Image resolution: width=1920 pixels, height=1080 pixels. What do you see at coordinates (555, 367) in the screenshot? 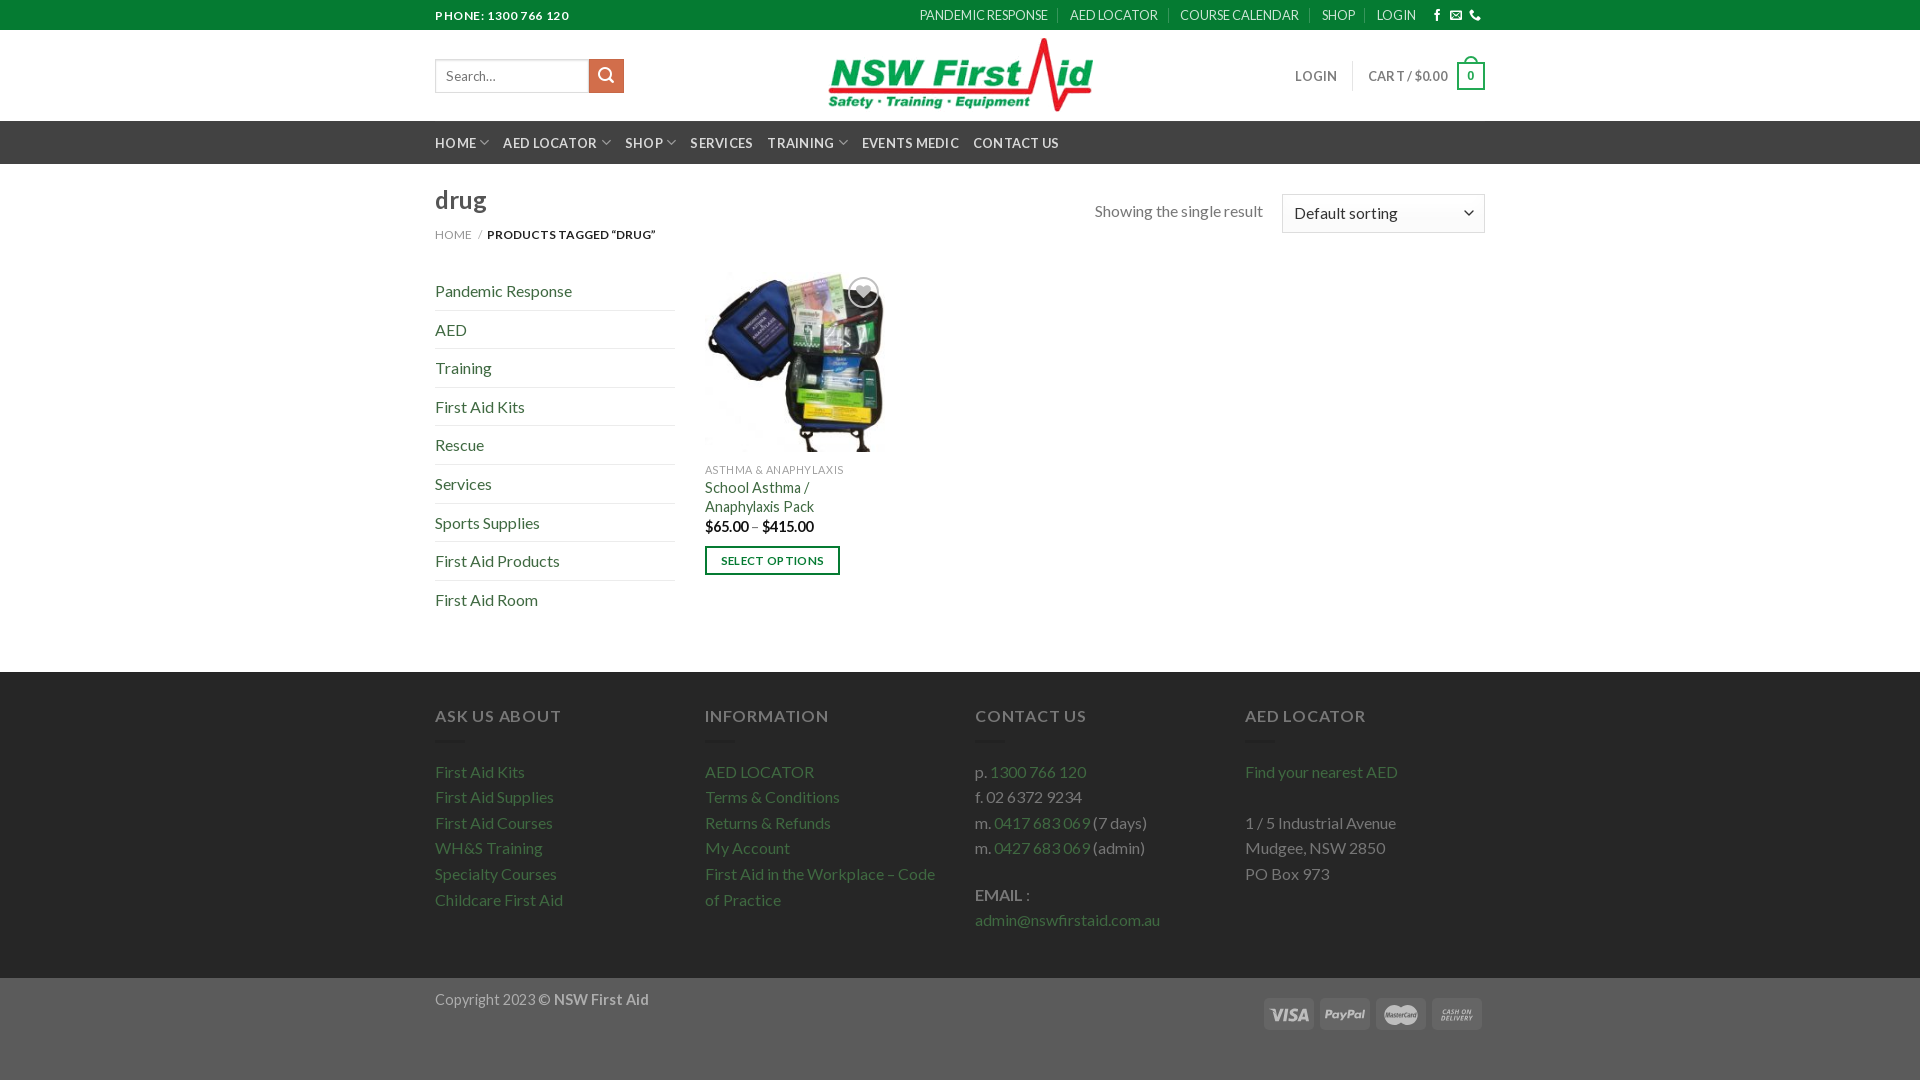
I see `'Training'` at bounding box center [555, 367].